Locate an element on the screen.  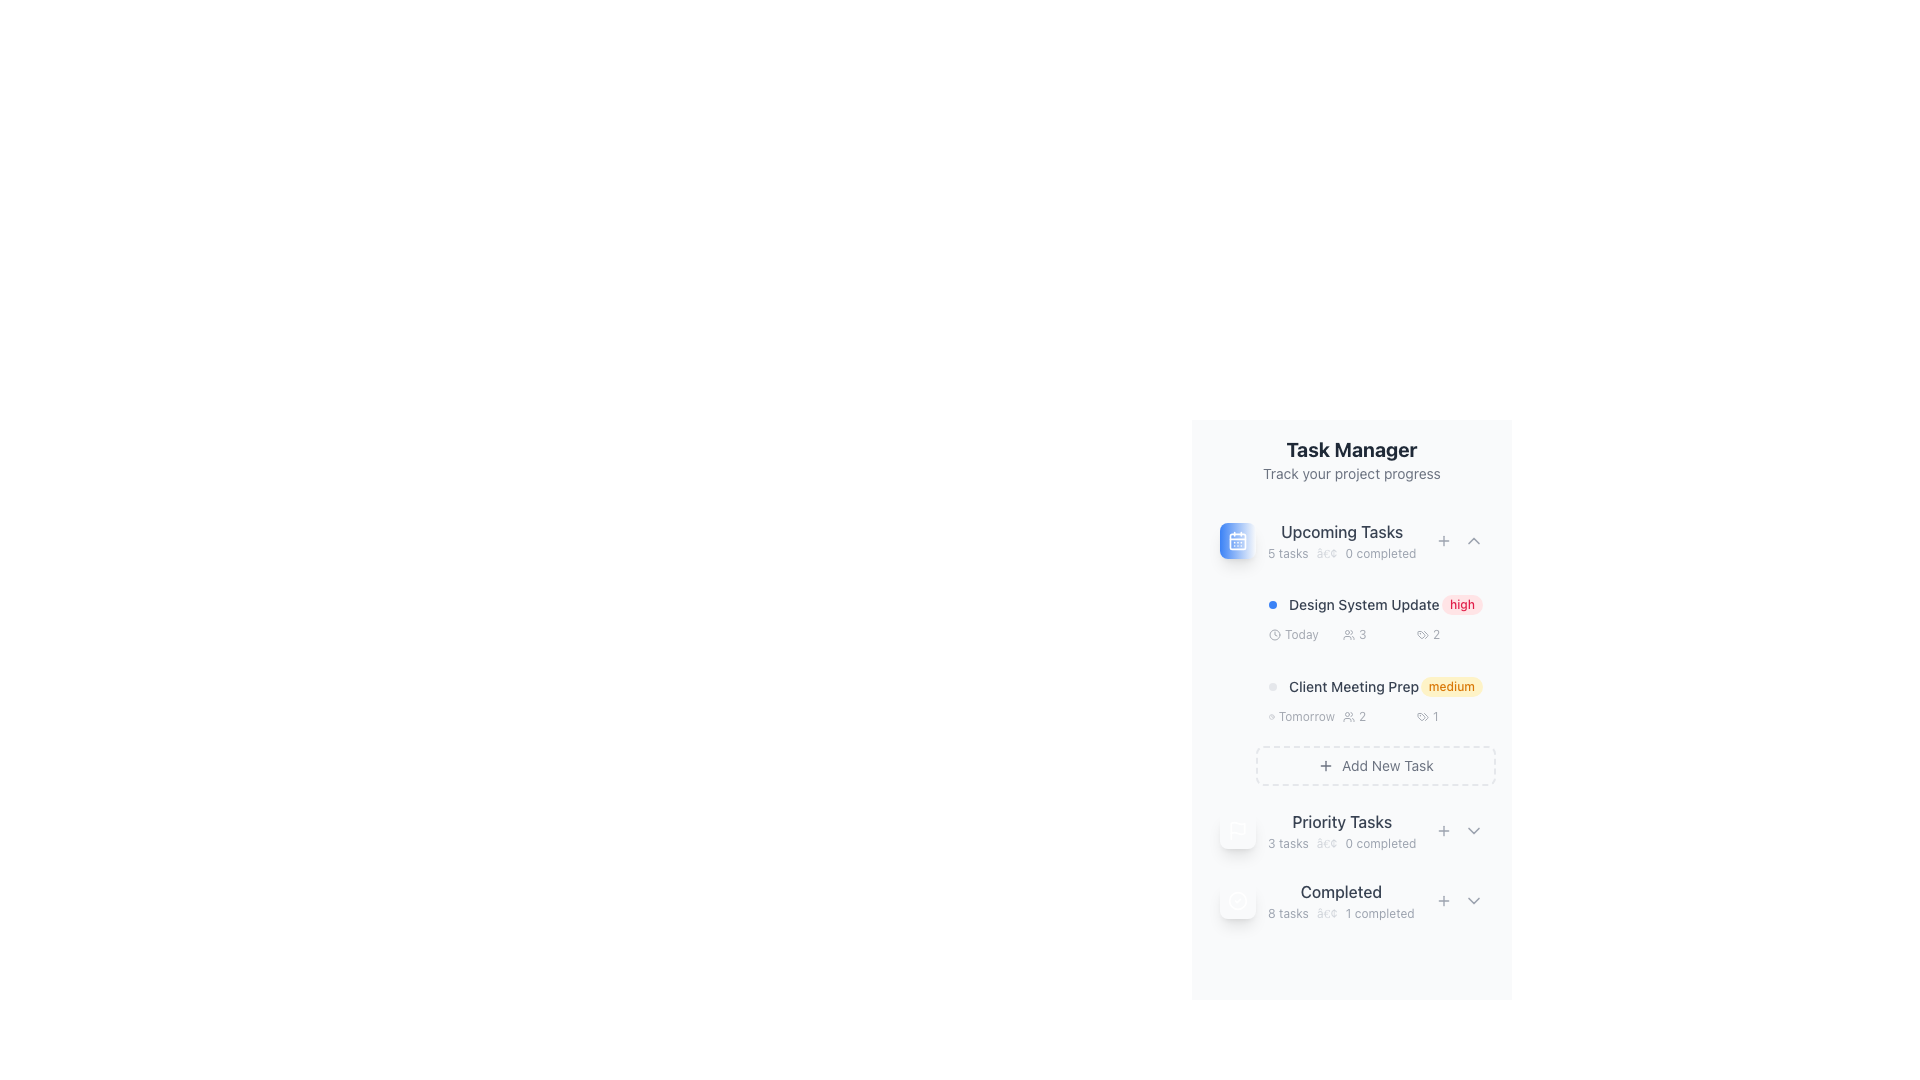
the 'Upcoming Tasks' informational widget, which displays task statistics and is located under the 'Task Manager' header is located at coordinates (1318, 540).